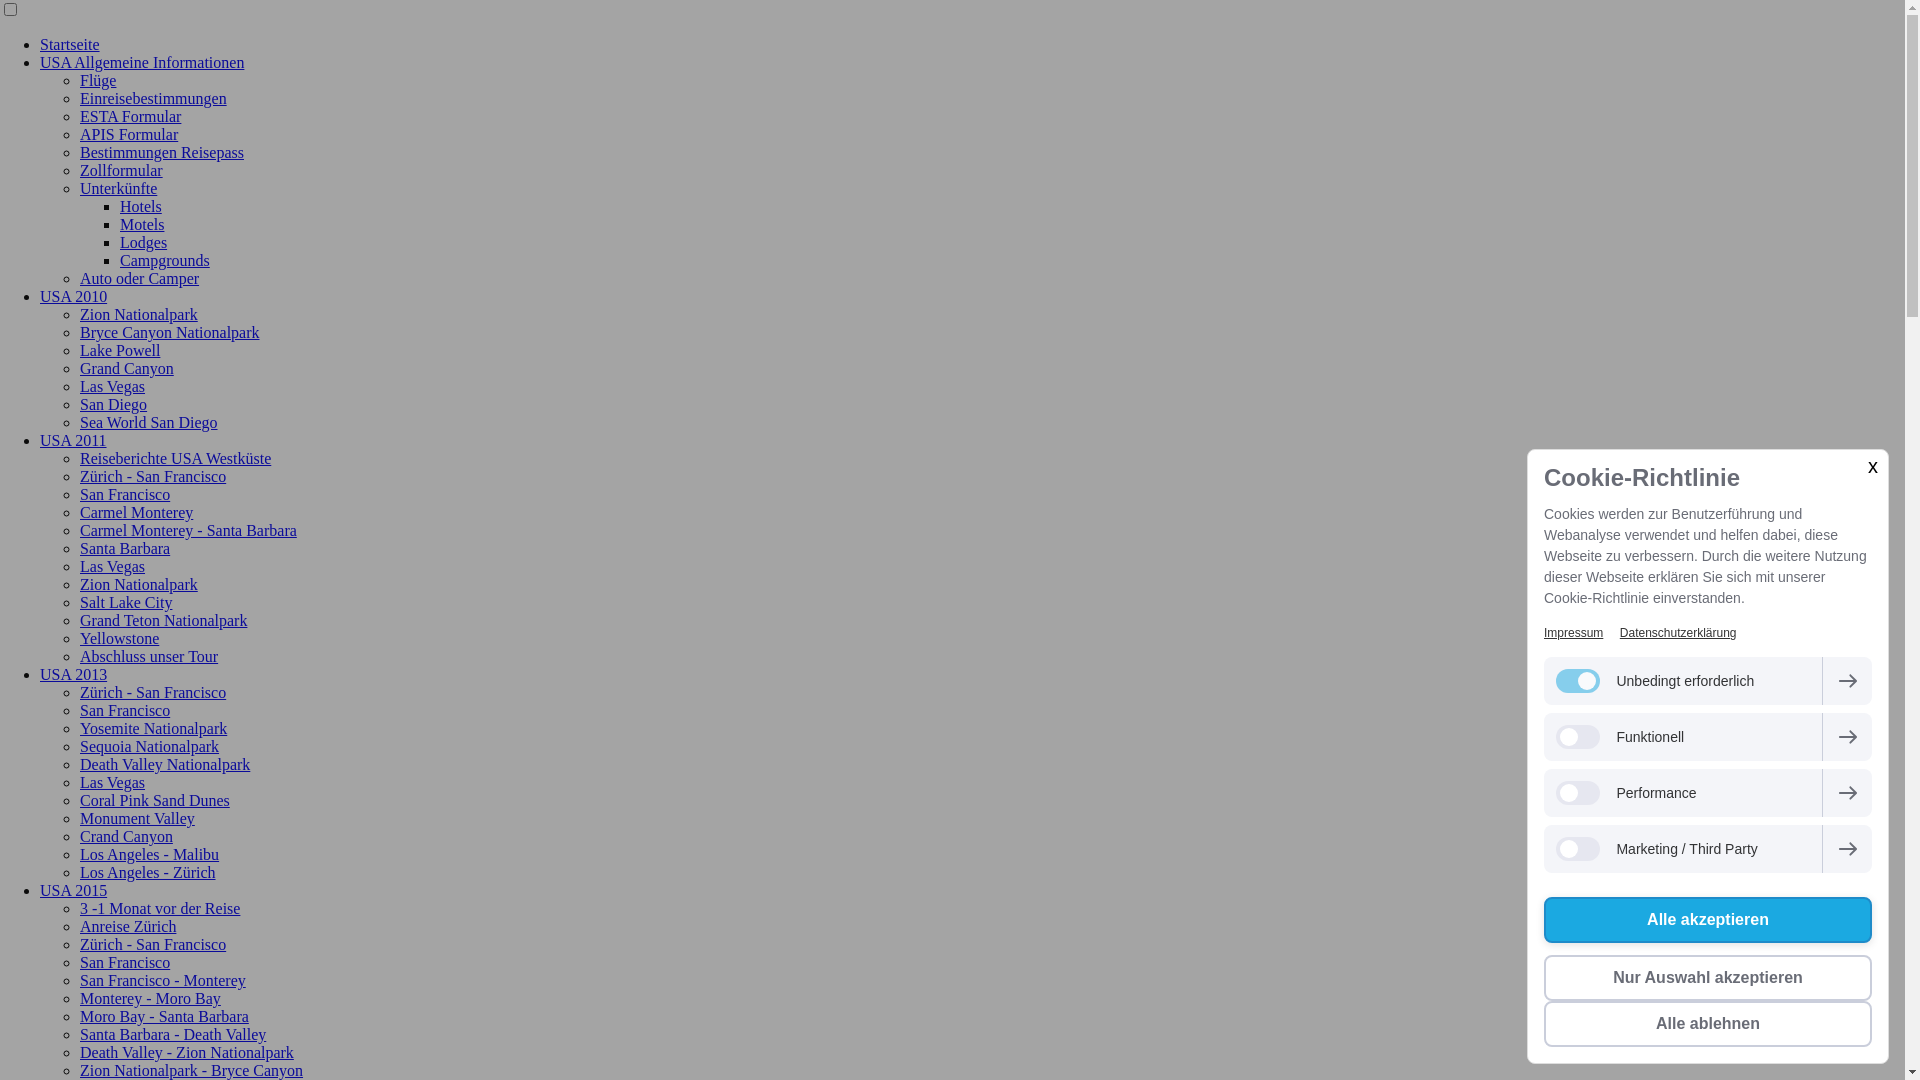 The width and height of the screenshot is (1920, 1080). What do you see at coordinates (80, 764) in the screenshot?
I see `'Death Valley Nationalpark'` at bounding box center [80, 764].